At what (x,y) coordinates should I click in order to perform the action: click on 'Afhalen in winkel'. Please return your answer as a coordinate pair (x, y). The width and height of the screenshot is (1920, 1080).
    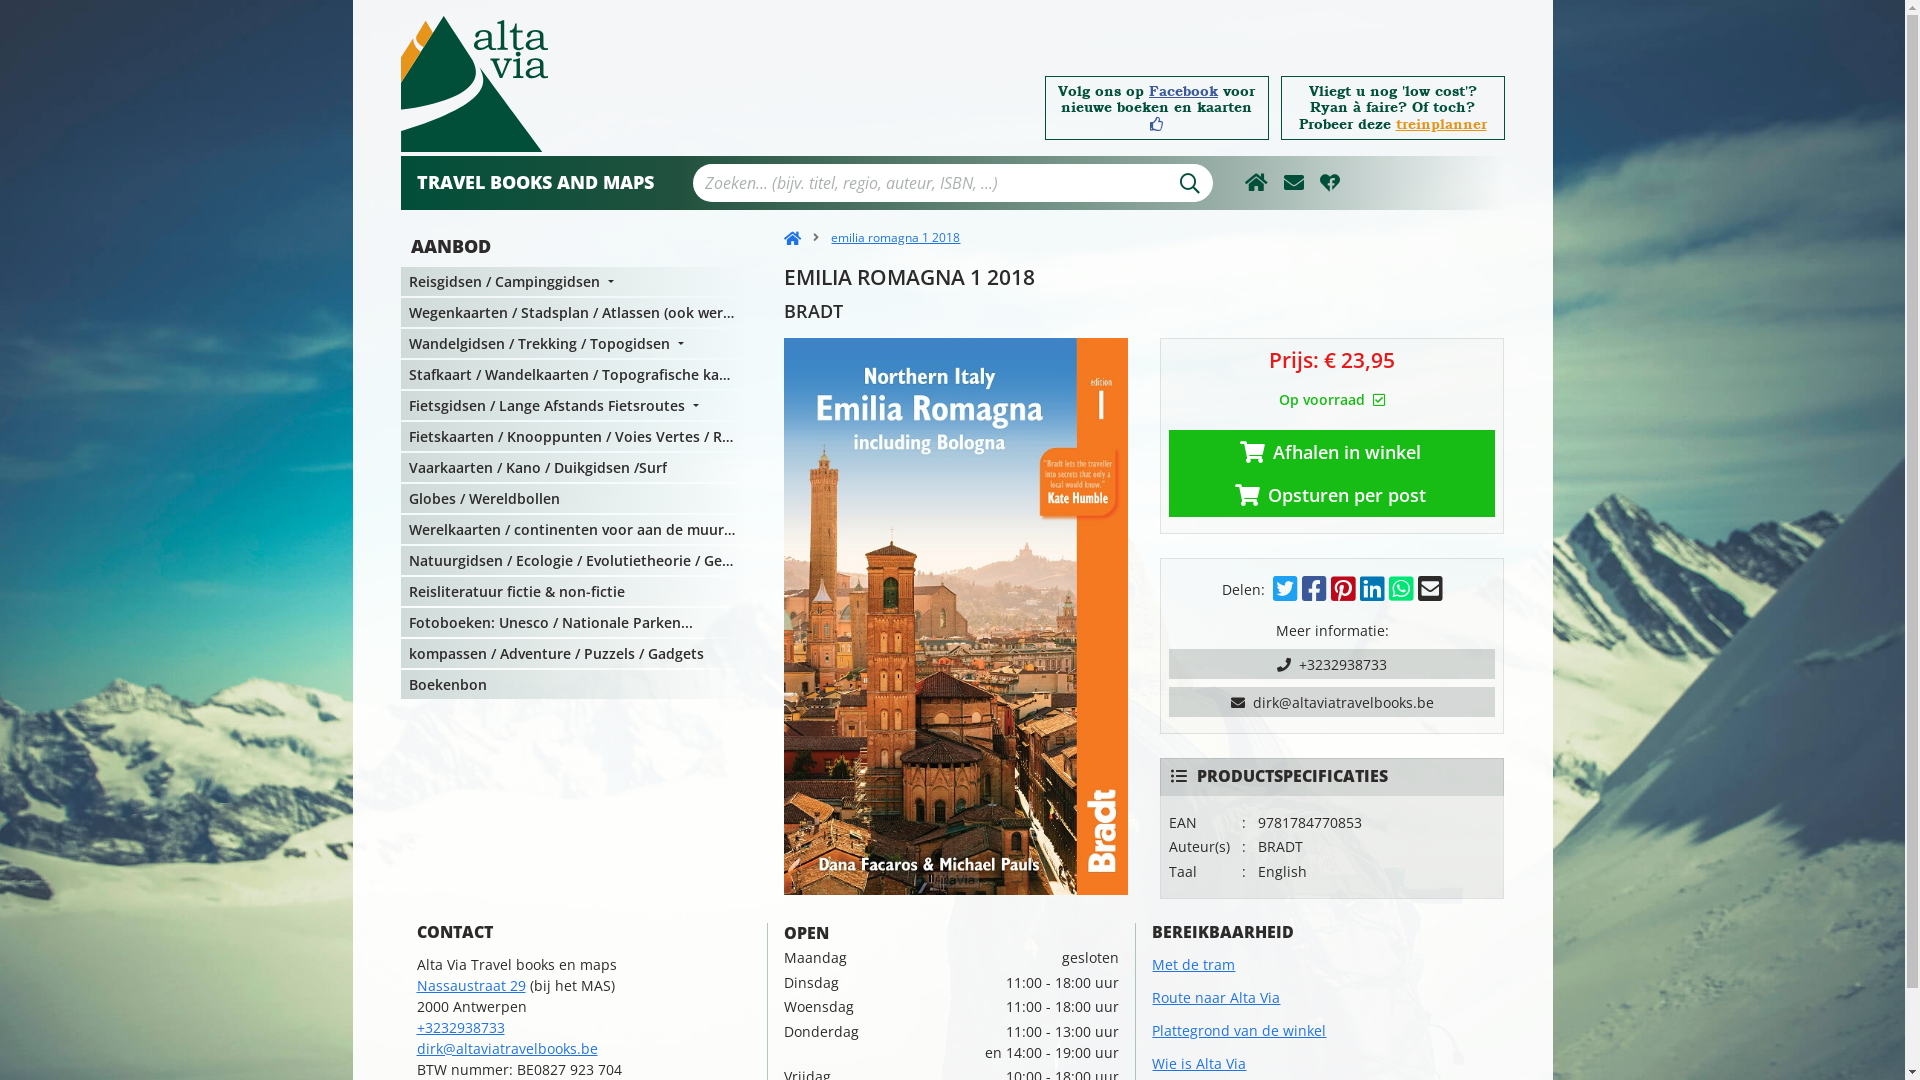
    Looking at the image, I should click on (1332, 451).